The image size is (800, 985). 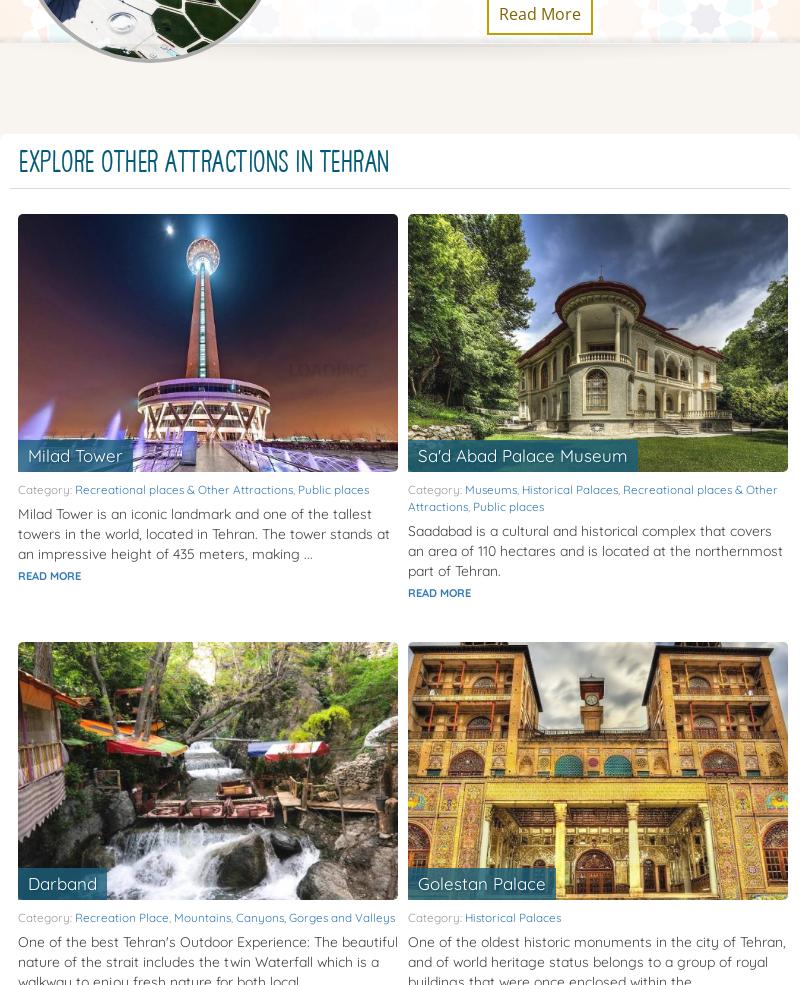 What do you see at coordinates (204, 162) in the screenshot?
I see `'EXPLORE OTHER ATTRACTIONS IN Tehran'` at bounding box center [204, 162].